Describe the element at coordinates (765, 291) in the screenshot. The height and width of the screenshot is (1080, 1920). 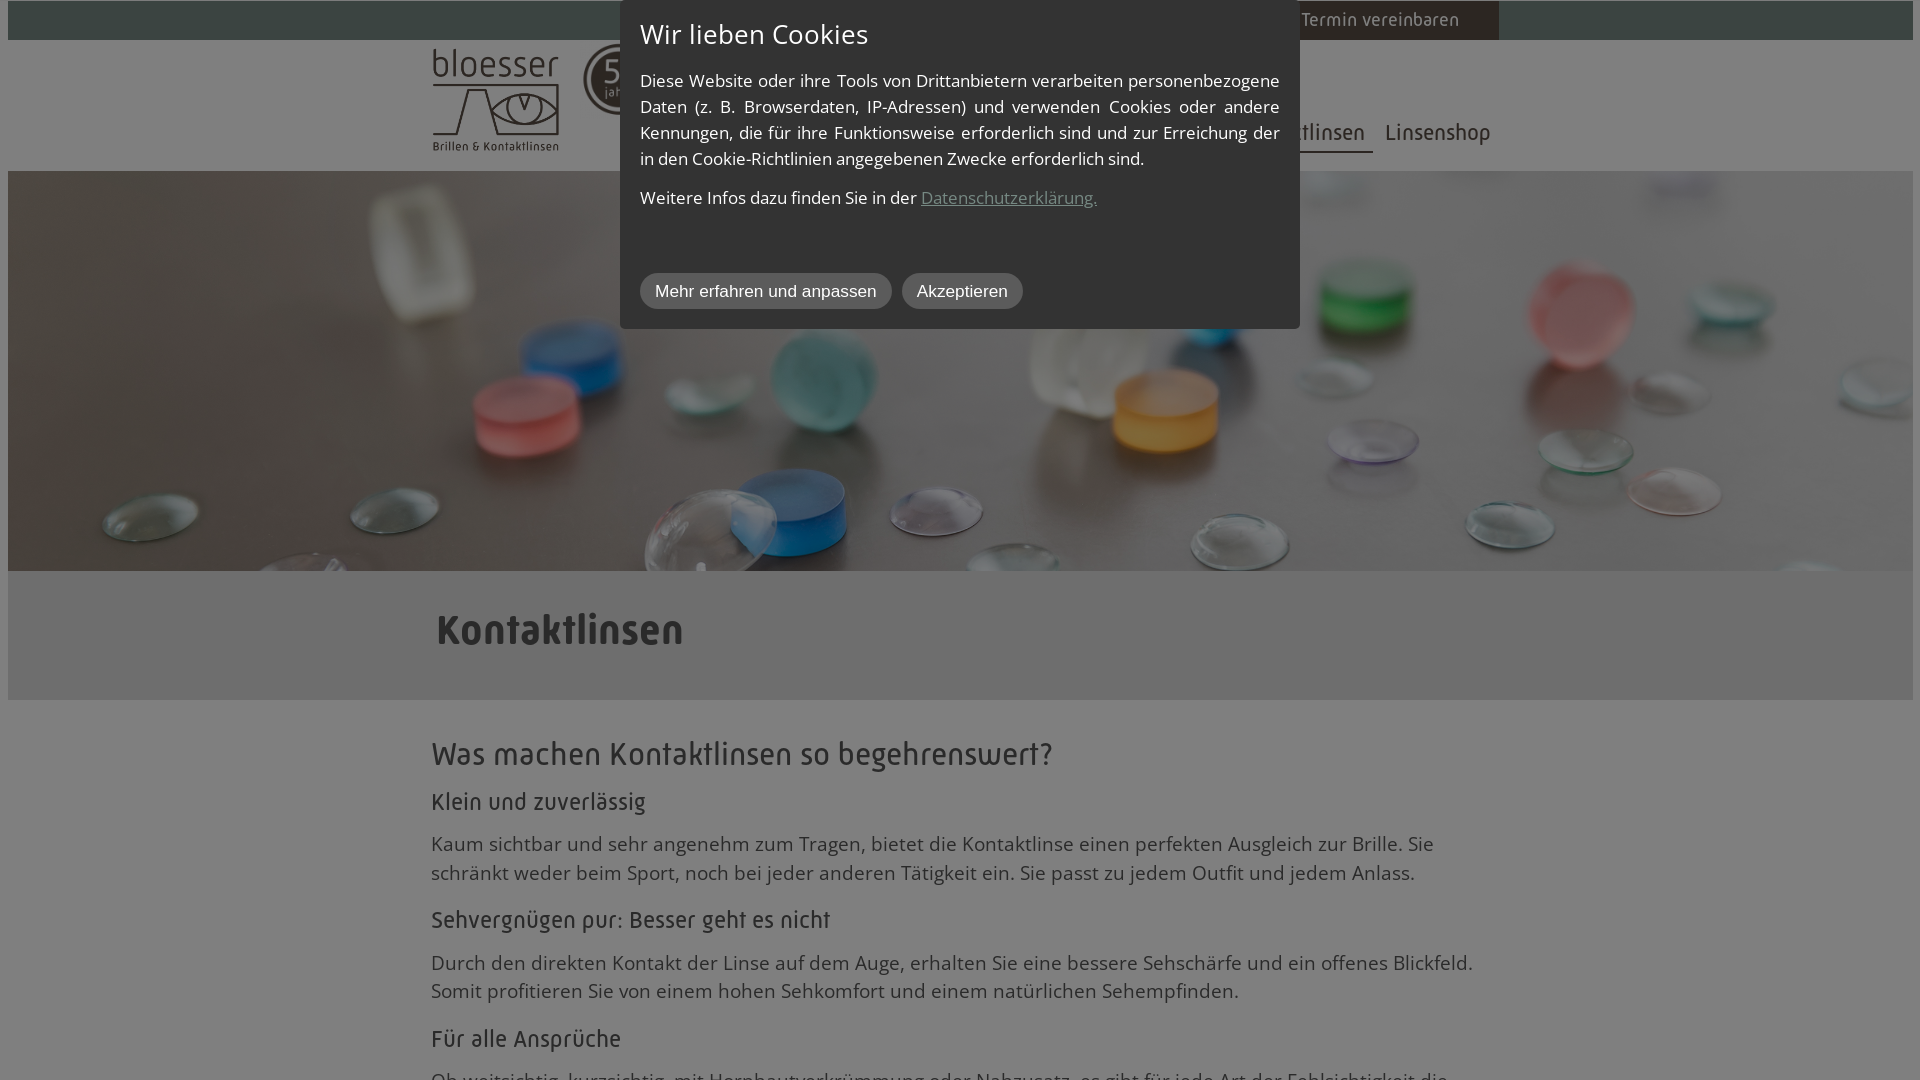
I see `'Mehr erfahren und anpassen'` at that location.